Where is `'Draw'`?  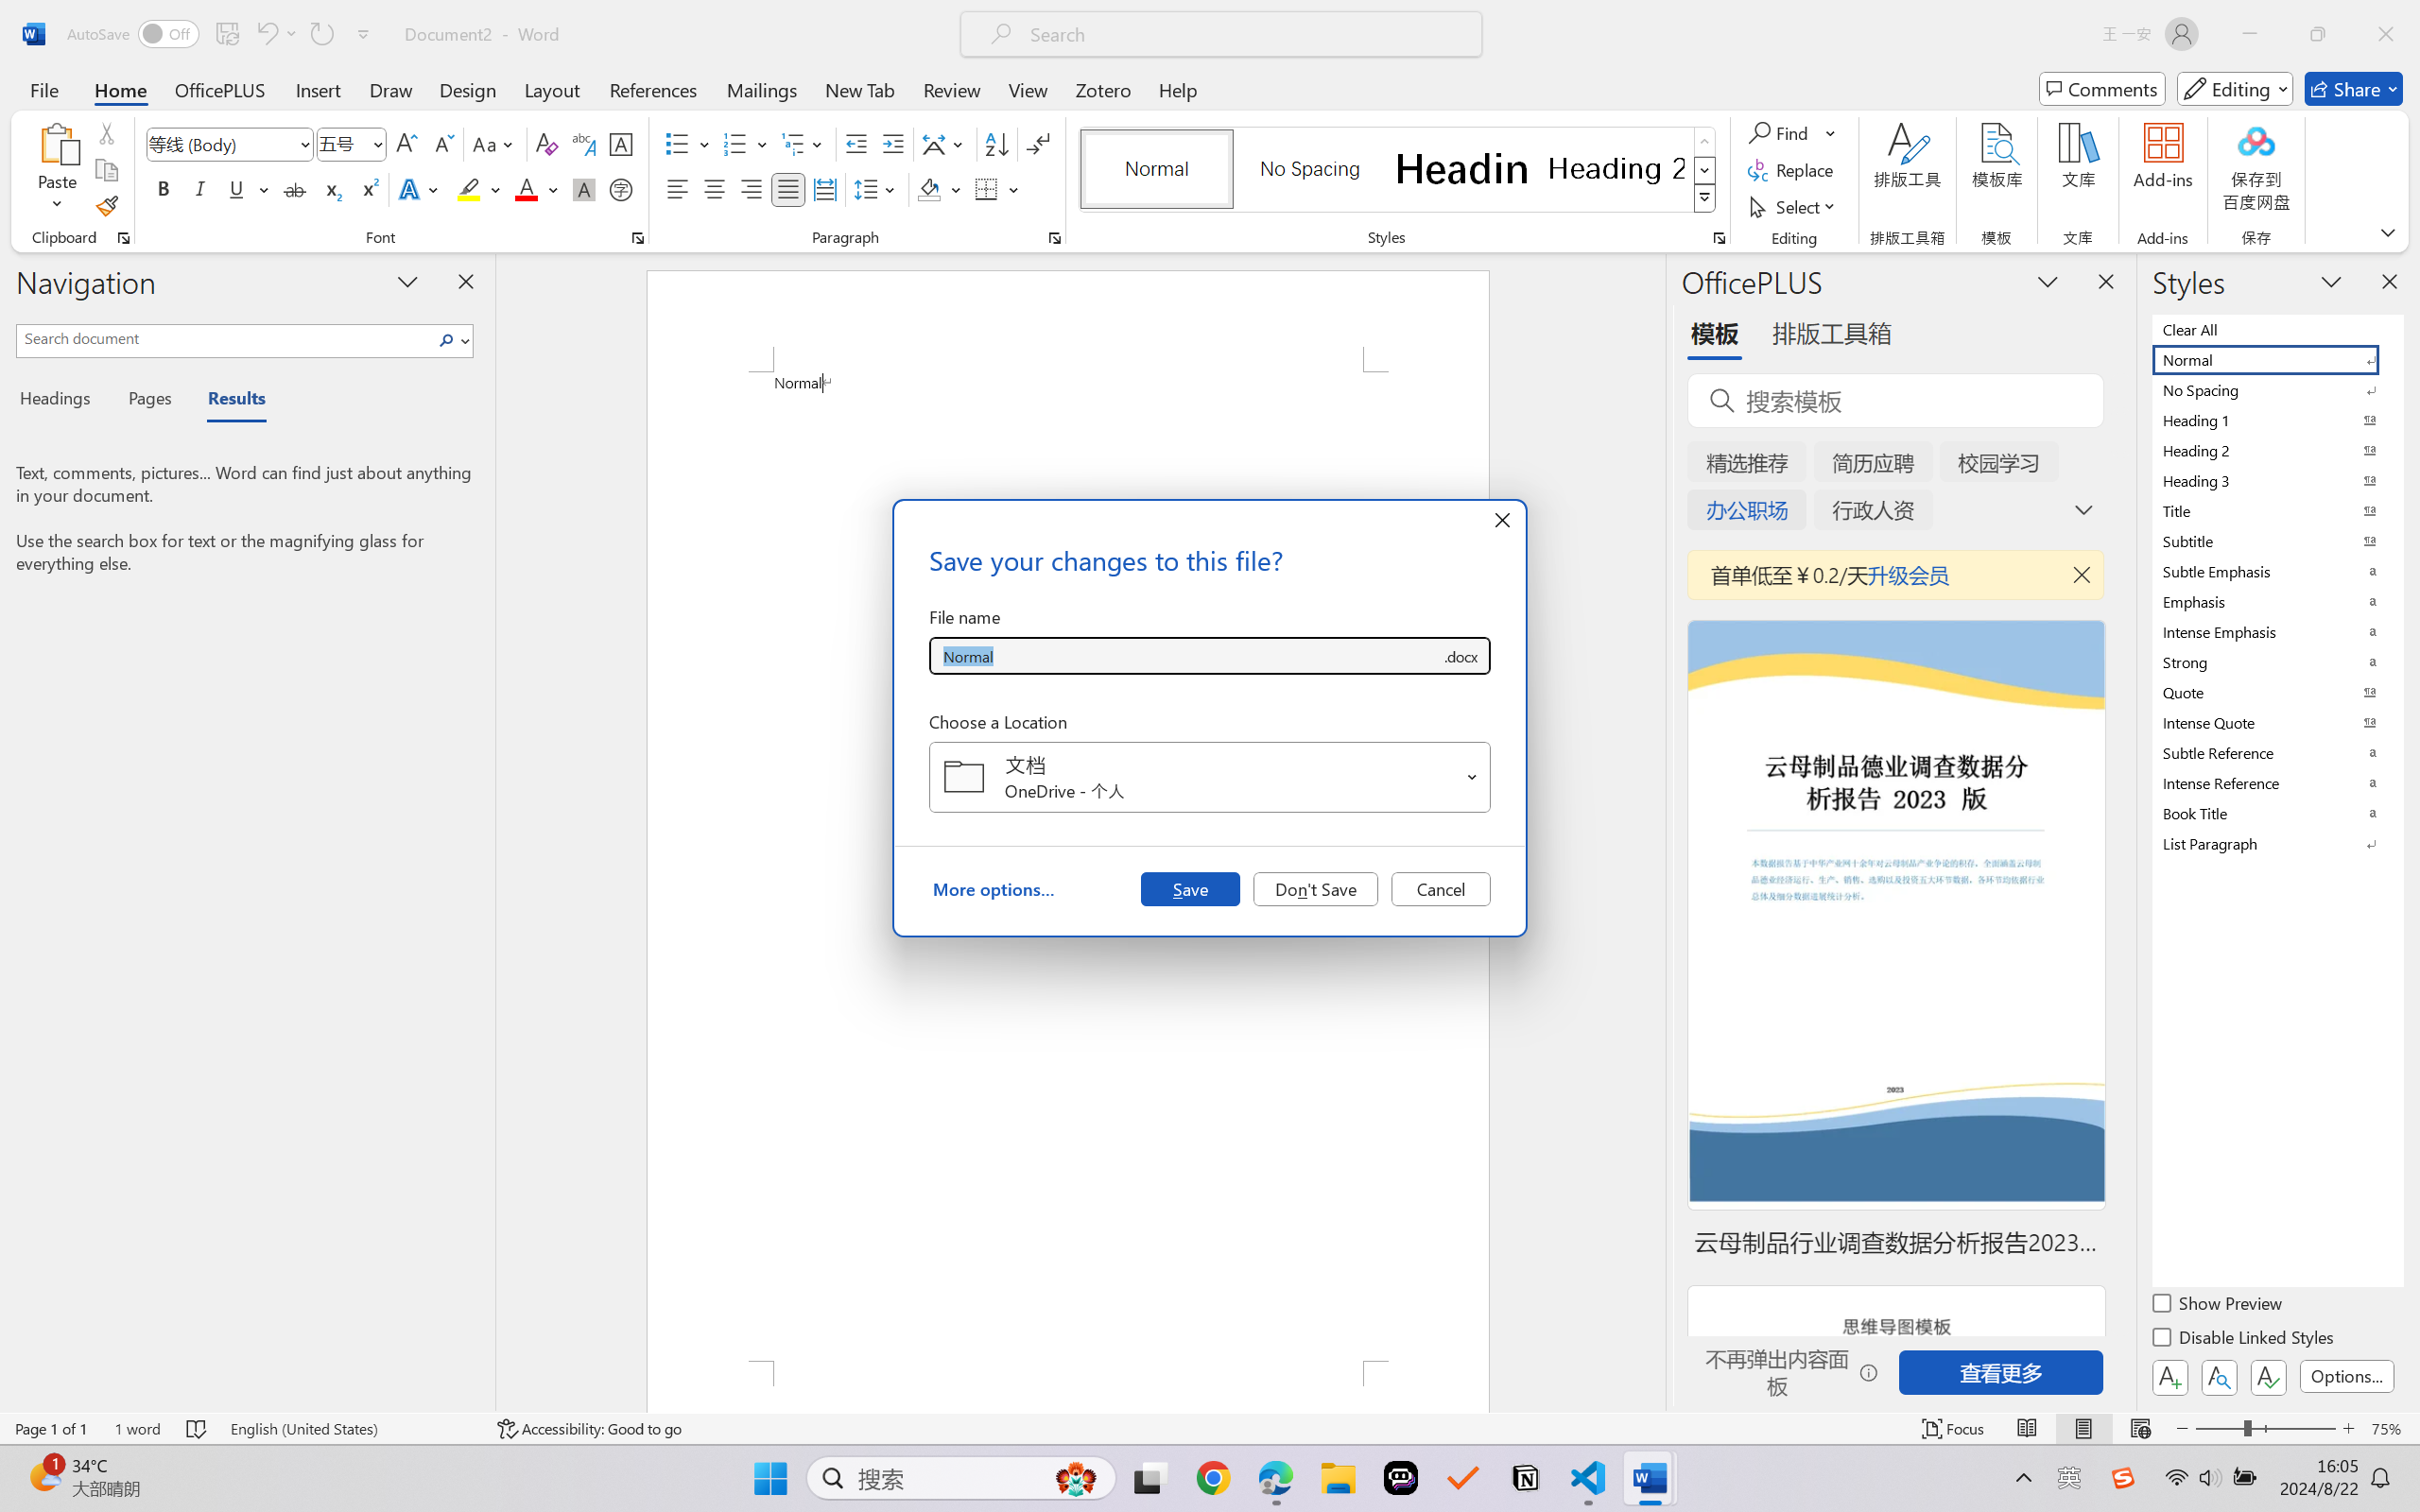 'Draw' is located at coordinates (391, 88).